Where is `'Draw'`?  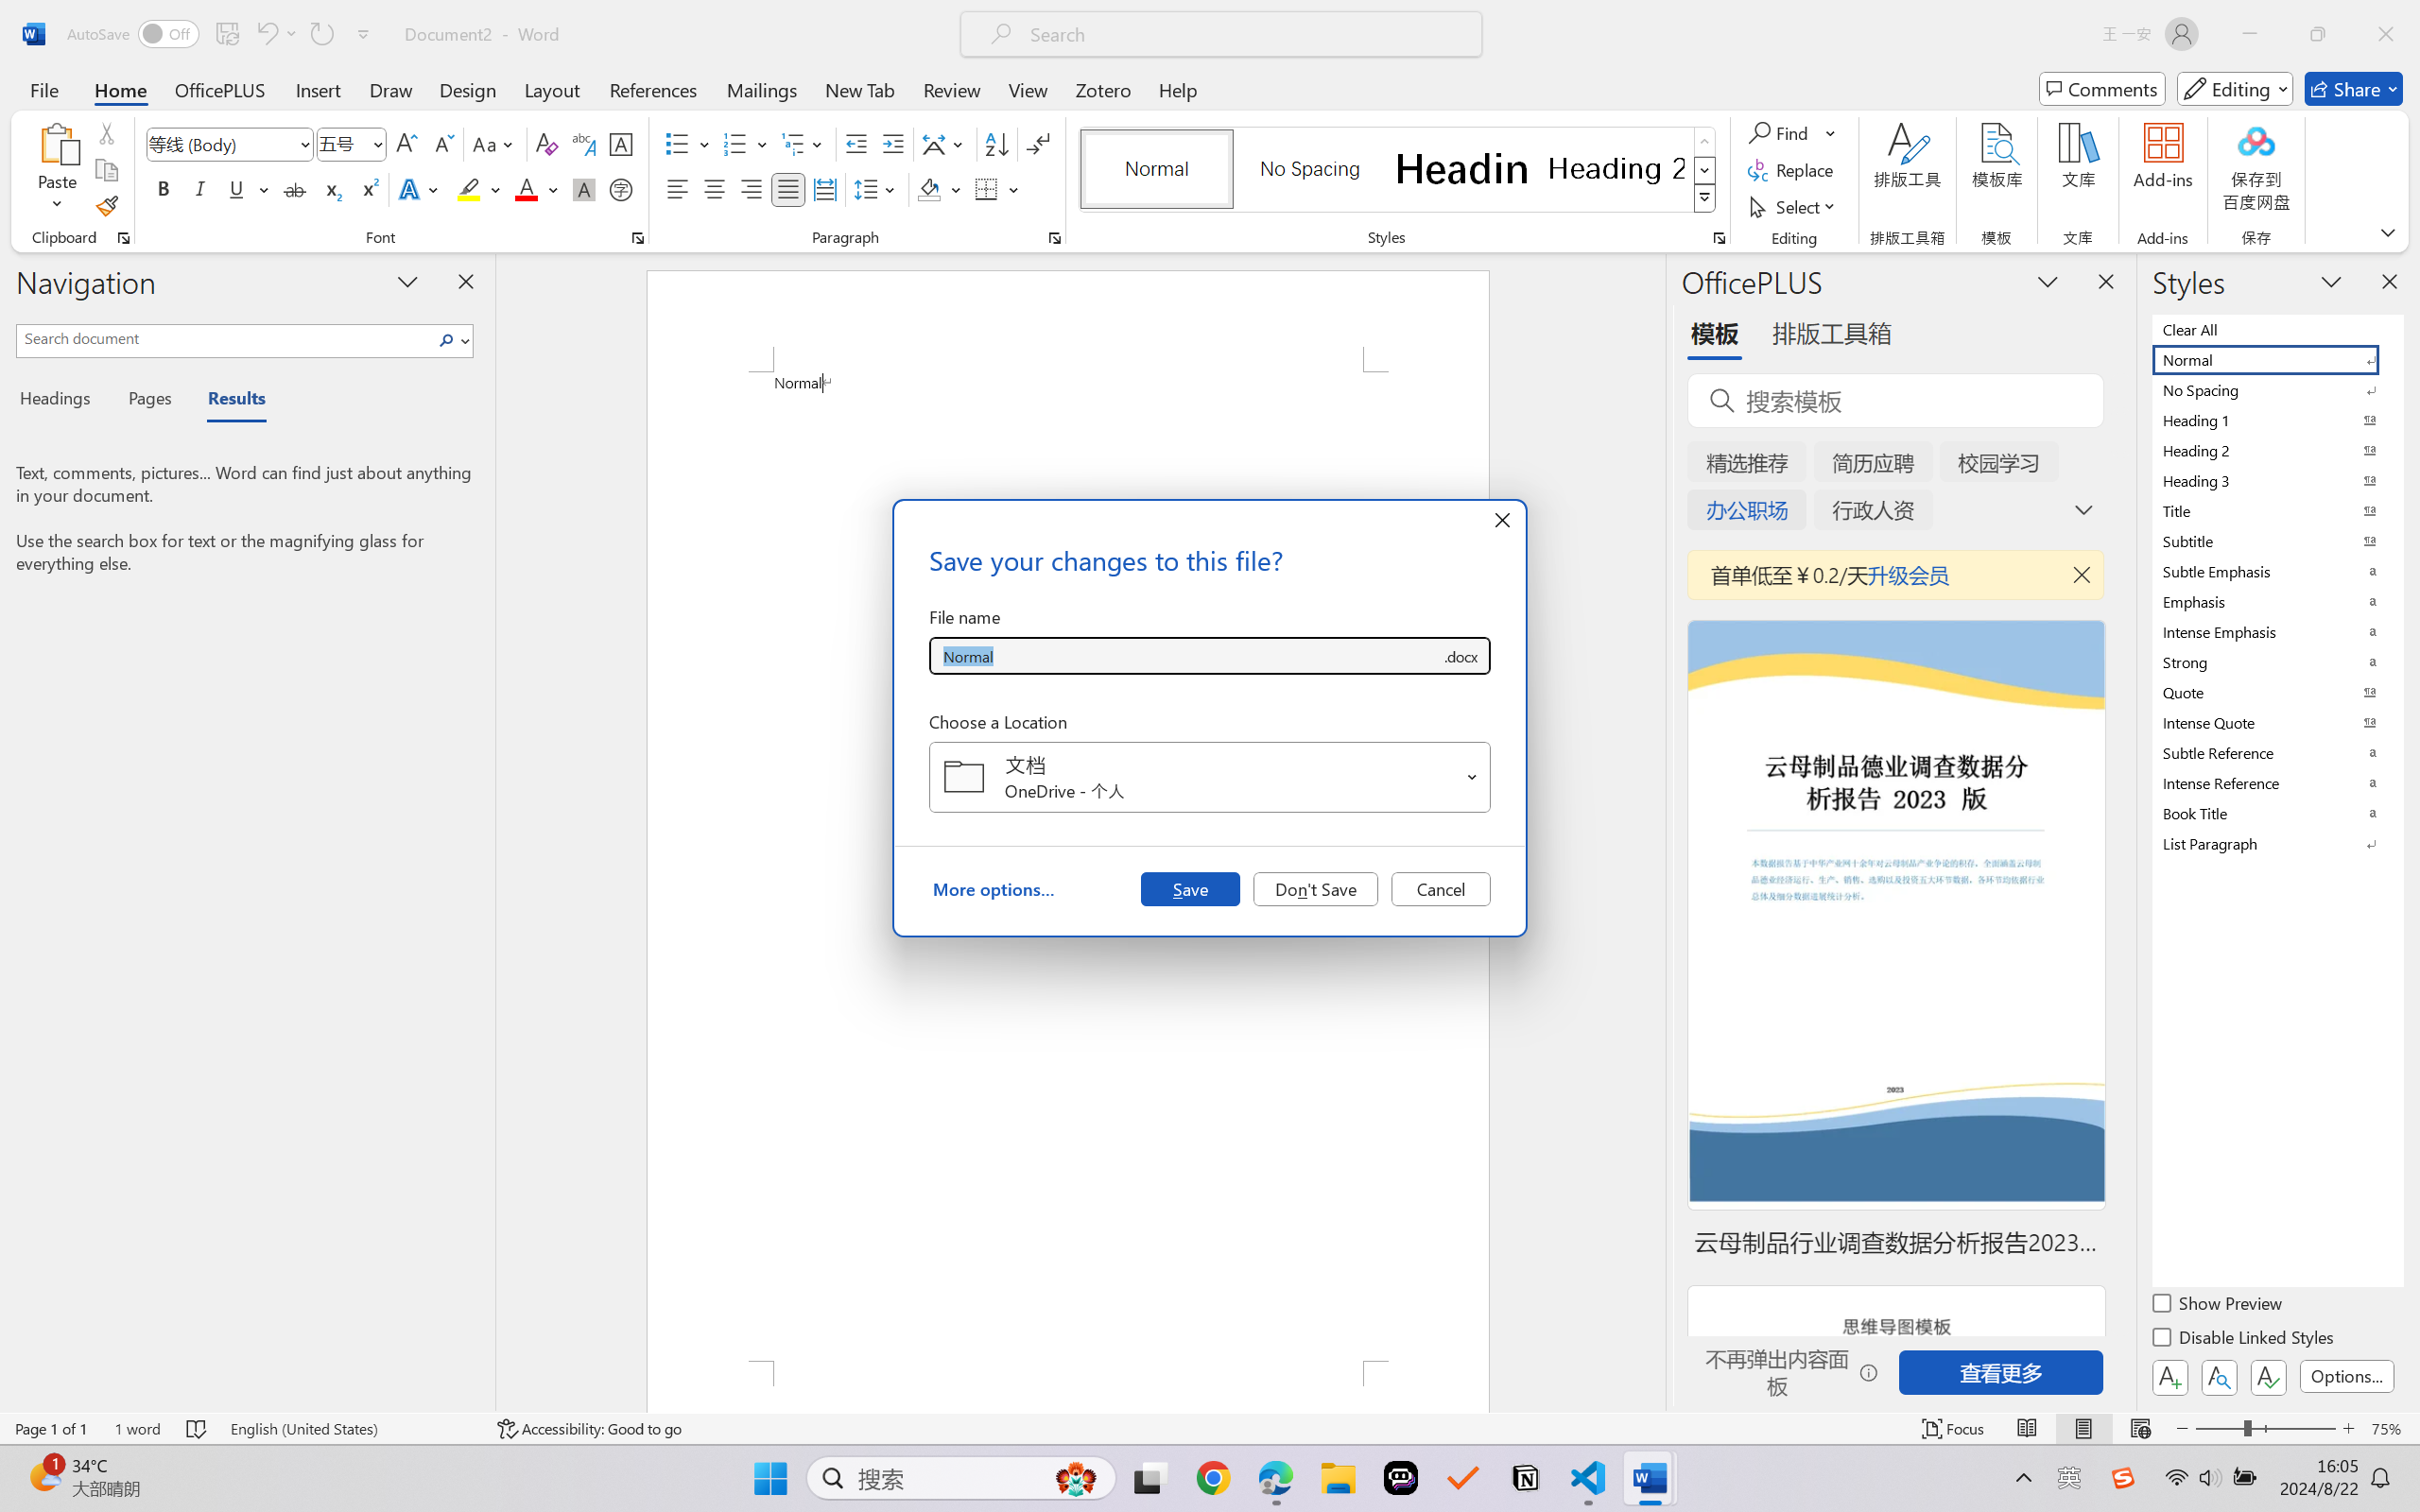 'Draw' is located at coordinates (391, 88).